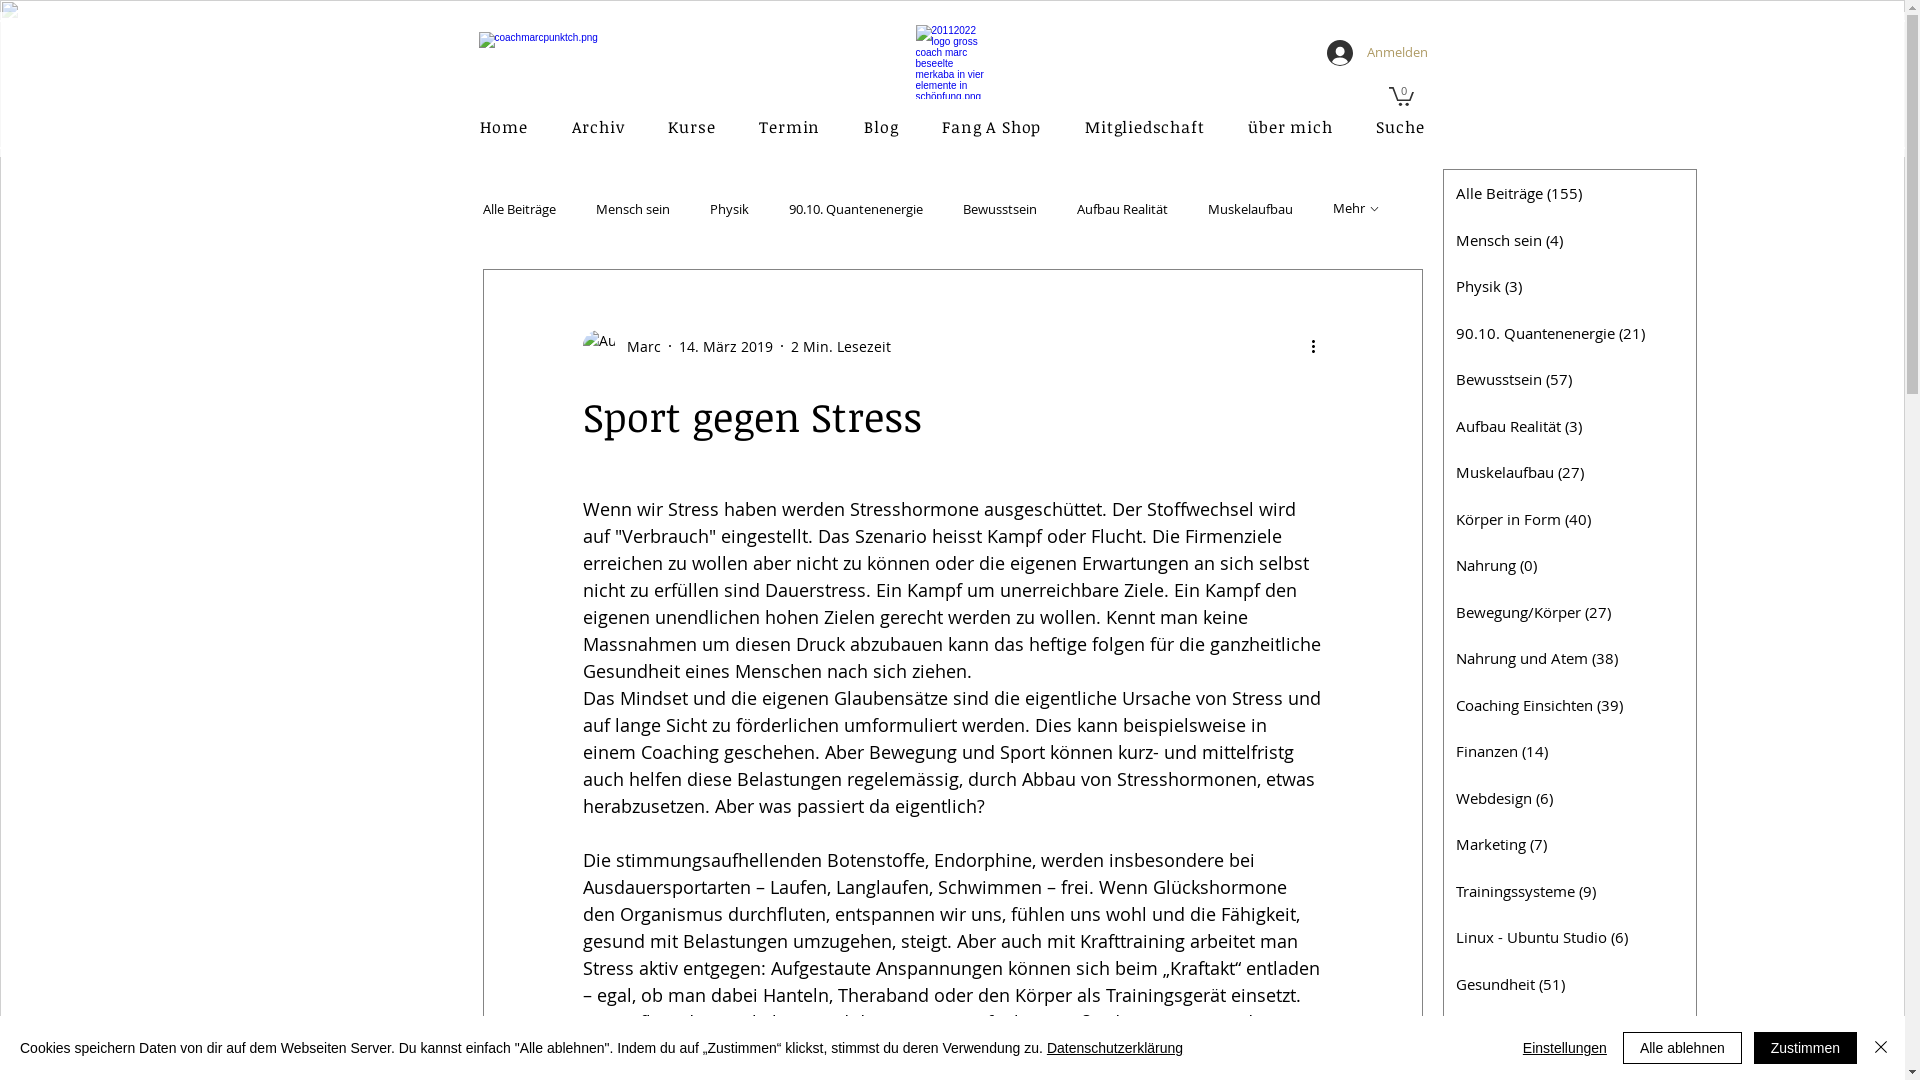 The height and width of the screenshot is (1080, 1920). What do you see at coordinates (1399, 127) in the screenshot?
I see `'Suche'` at bounding box center [1399, 127].